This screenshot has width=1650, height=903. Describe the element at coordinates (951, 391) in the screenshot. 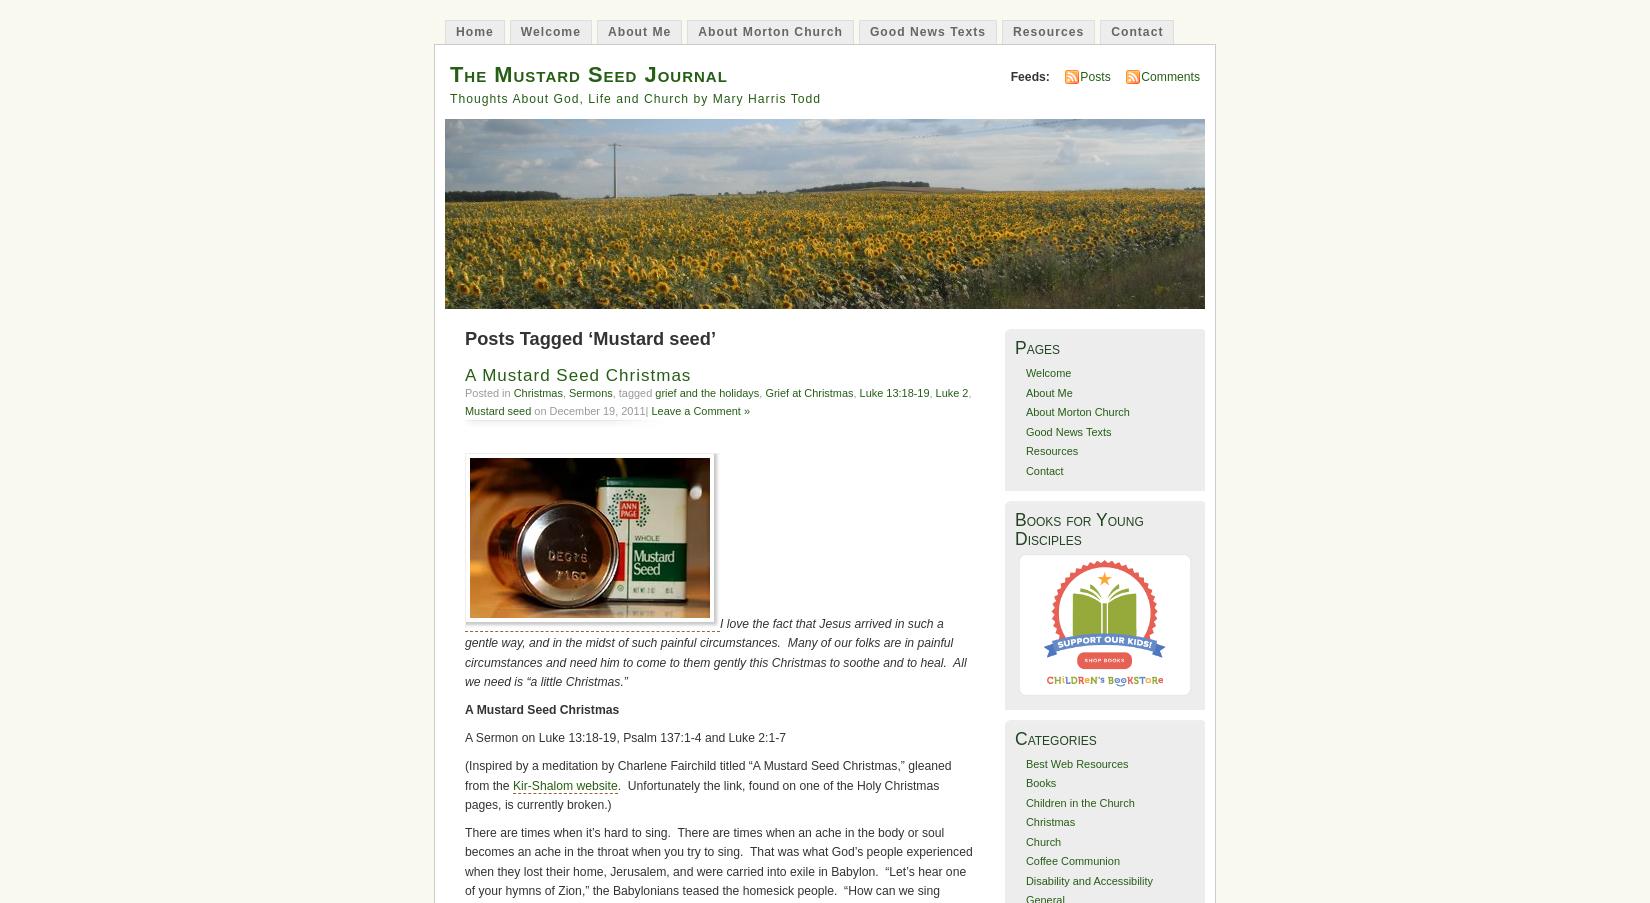

I see `'Luke 2'` at that location.